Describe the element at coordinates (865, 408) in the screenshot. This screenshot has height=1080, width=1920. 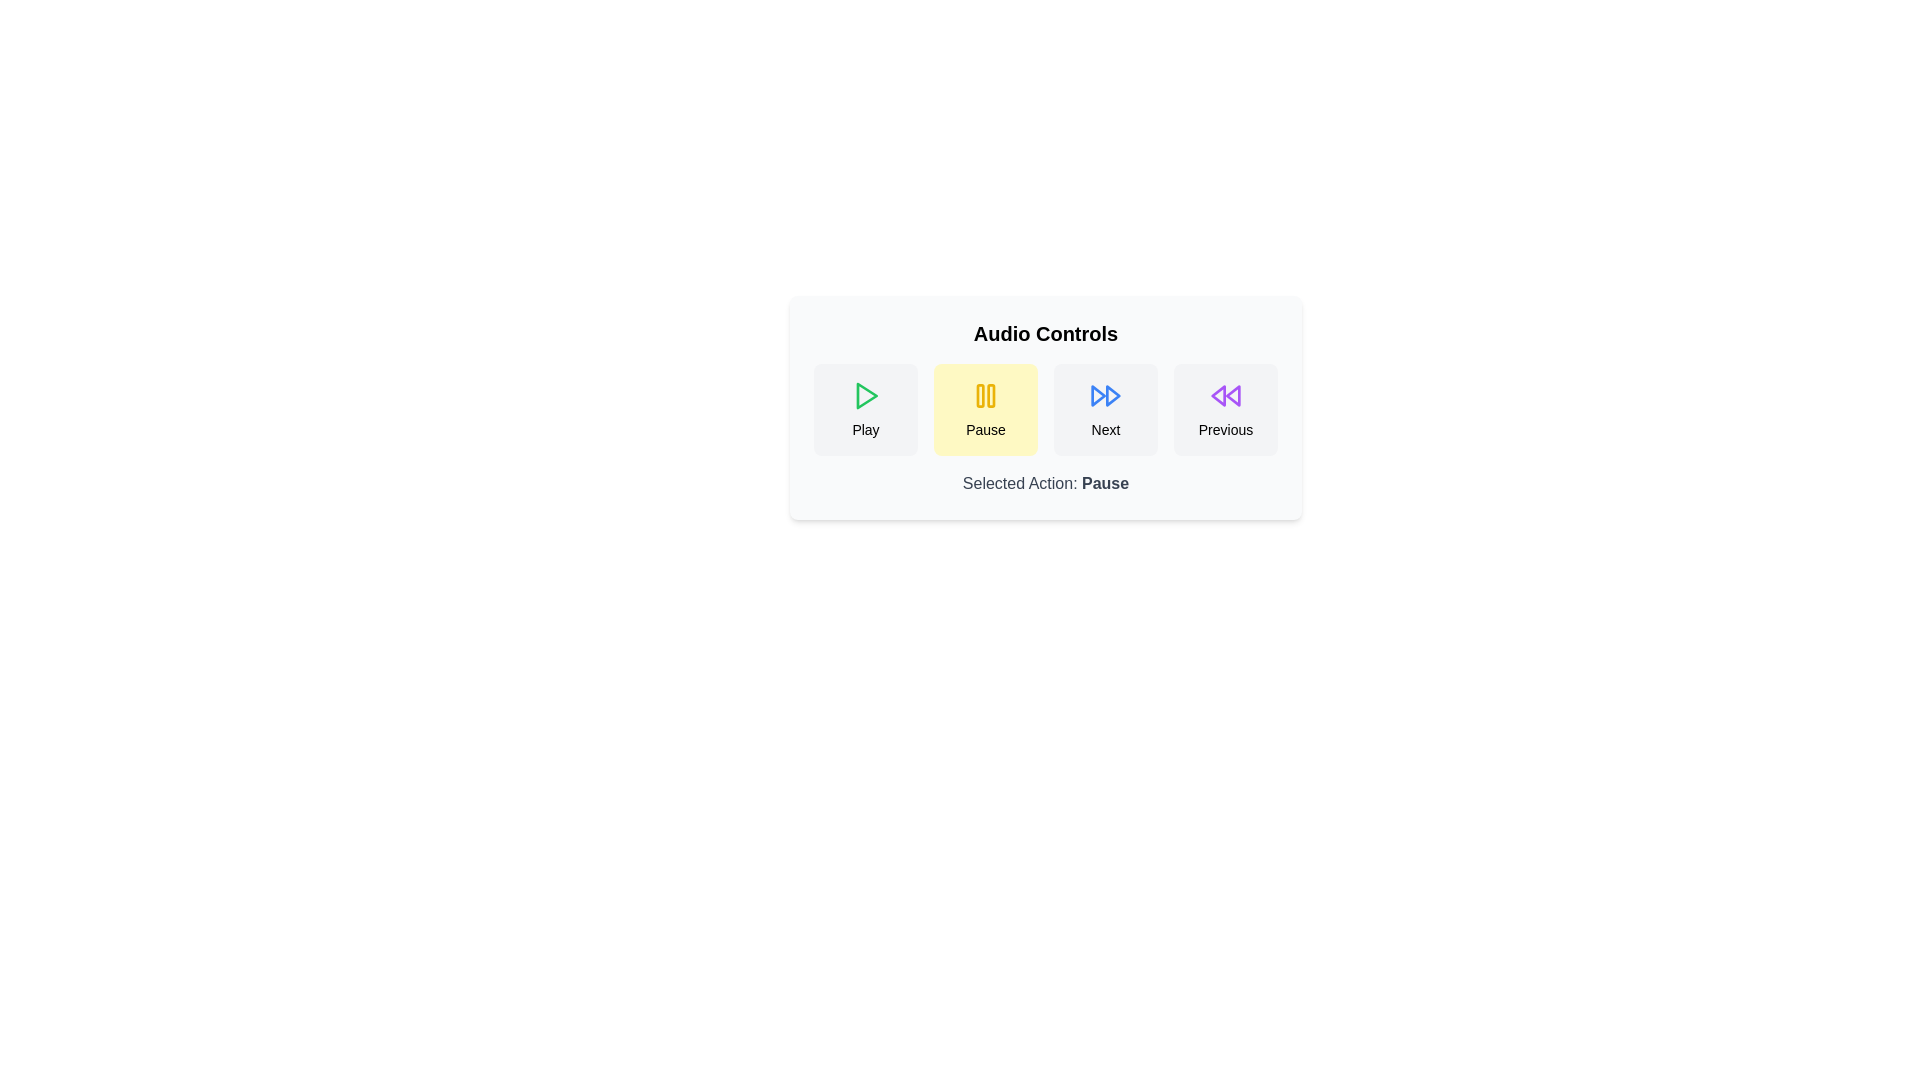
I see `the Play button to observe the hover effect` at that location.